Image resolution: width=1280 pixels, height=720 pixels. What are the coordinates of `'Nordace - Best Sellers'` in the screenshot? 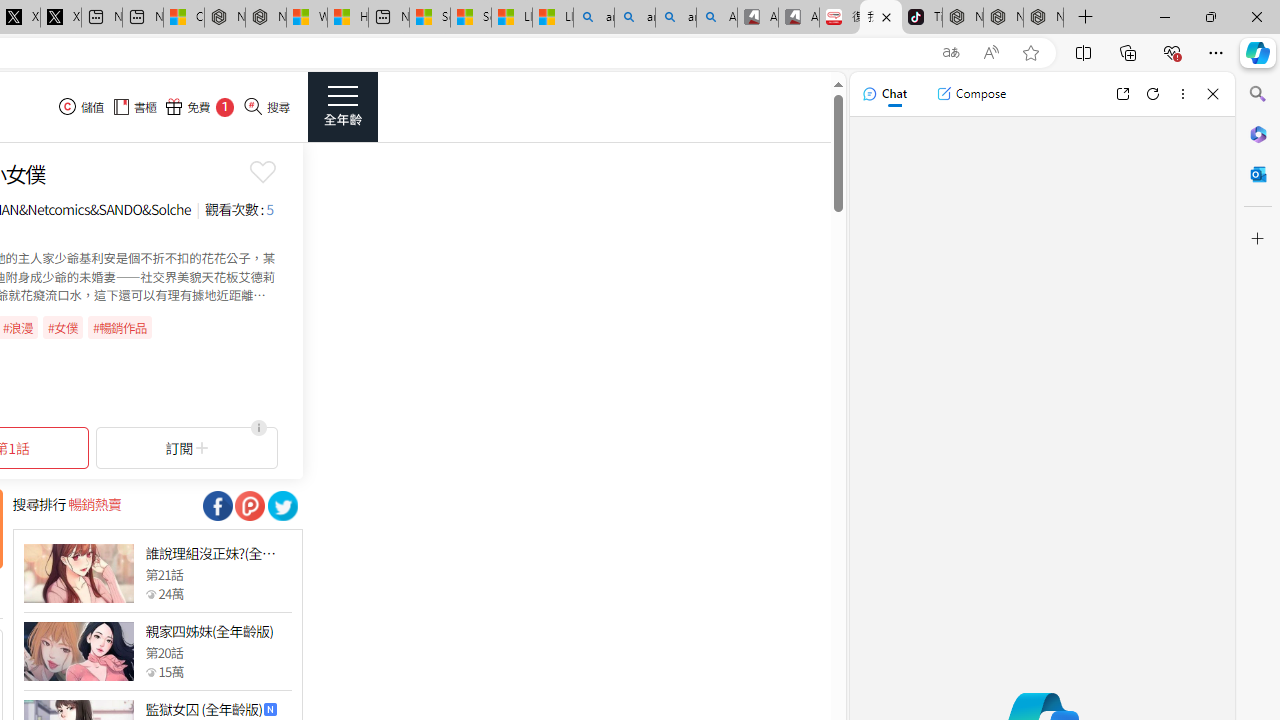 It's located at (963, 17).